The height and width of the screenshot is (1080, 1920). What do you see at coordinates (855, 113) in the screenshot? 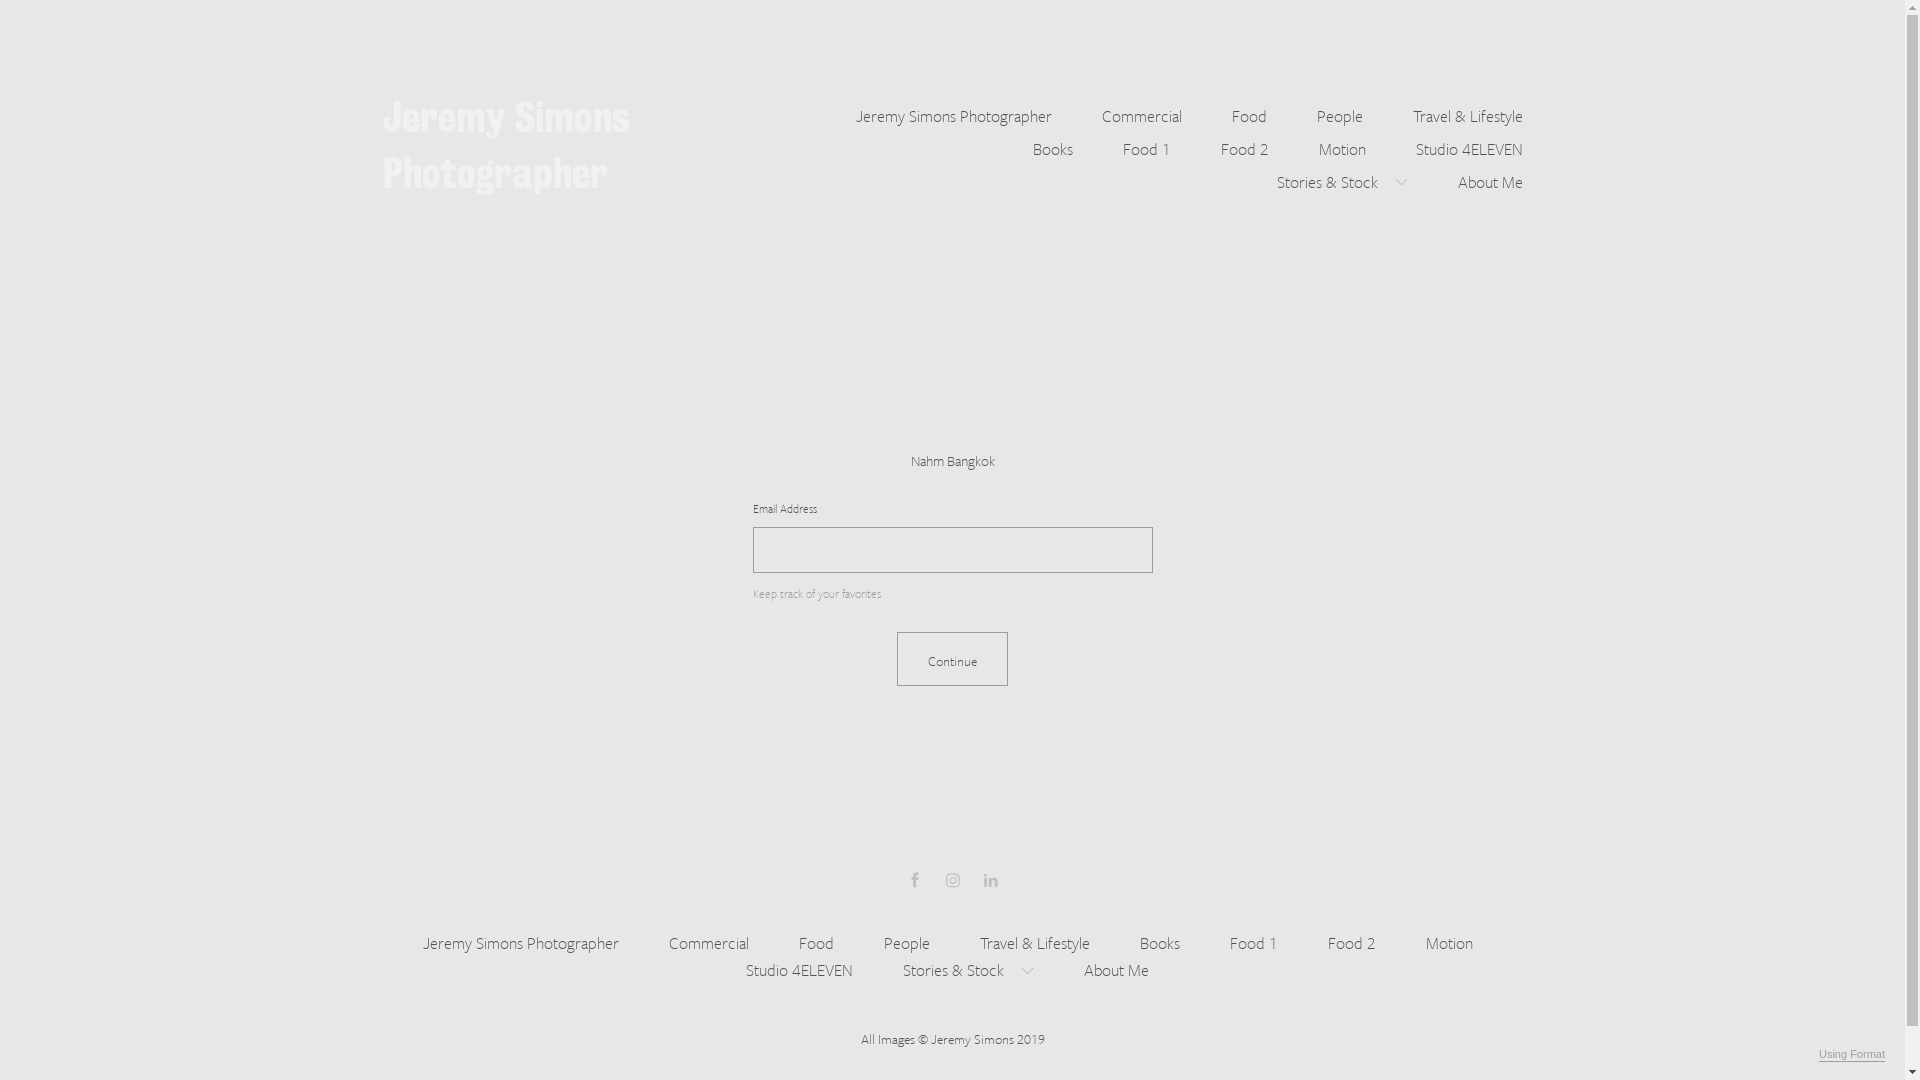
I see `'Jeremy Simons Photographer'` at bounding box center [855, 113].